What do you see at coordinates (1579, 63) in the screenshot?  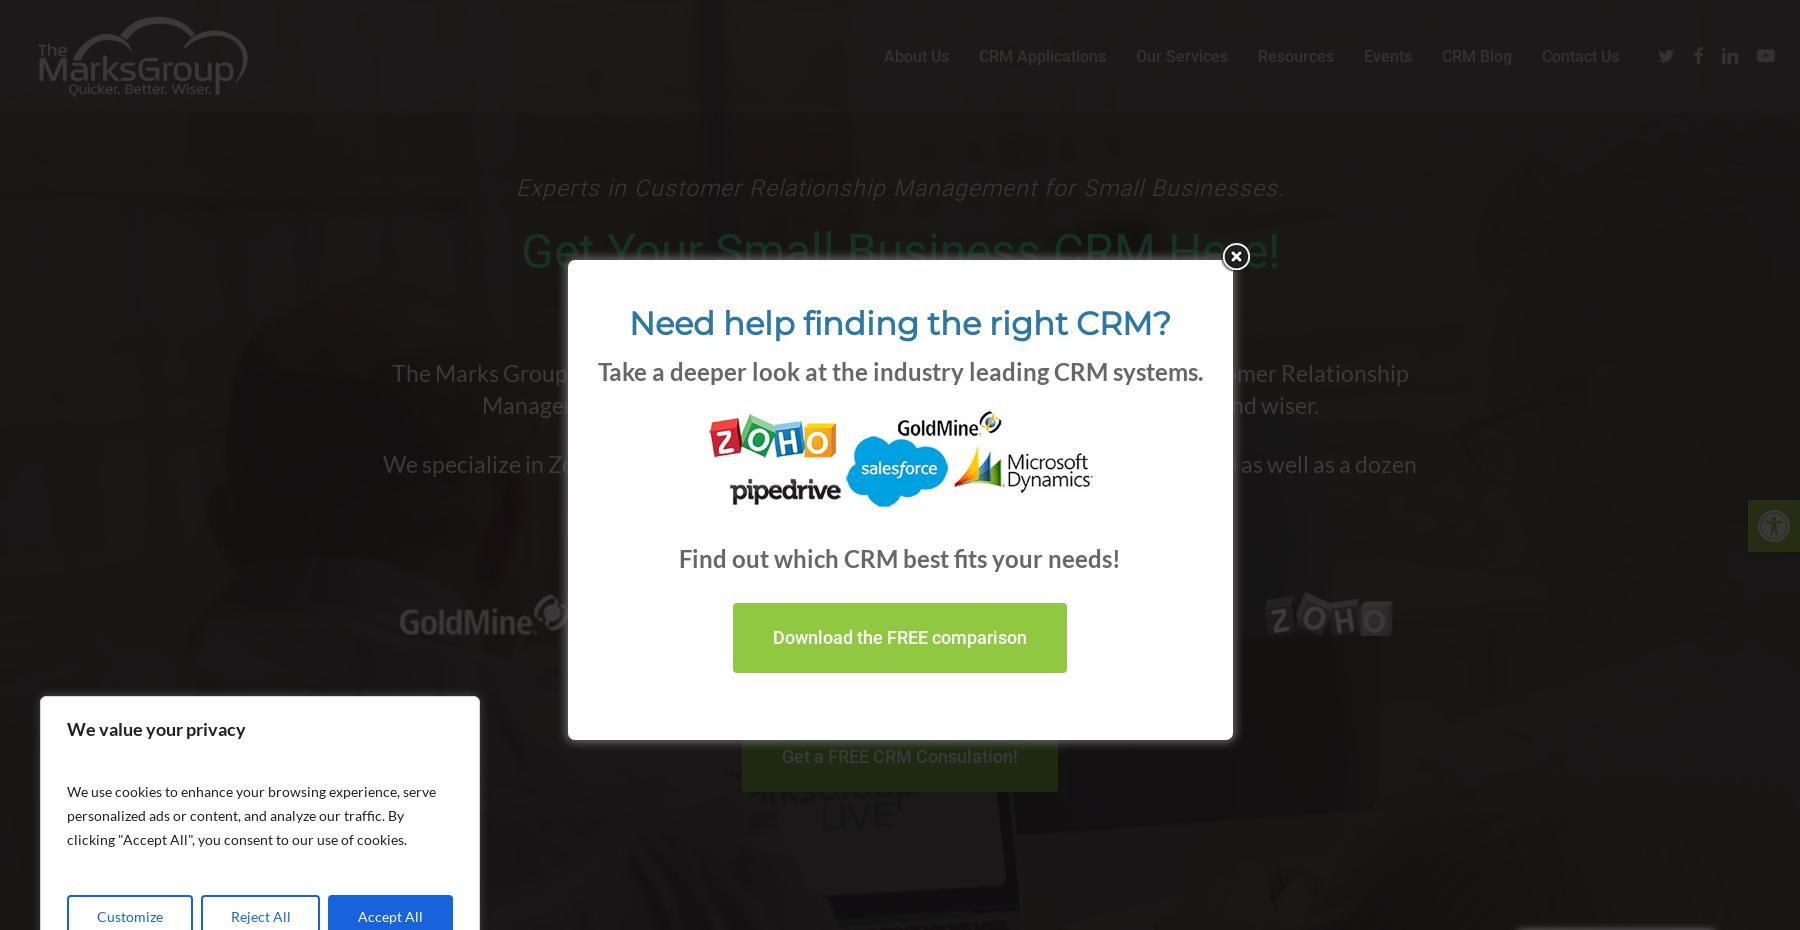 I see `'Contact Us'` at bounding box center [1579, 63].